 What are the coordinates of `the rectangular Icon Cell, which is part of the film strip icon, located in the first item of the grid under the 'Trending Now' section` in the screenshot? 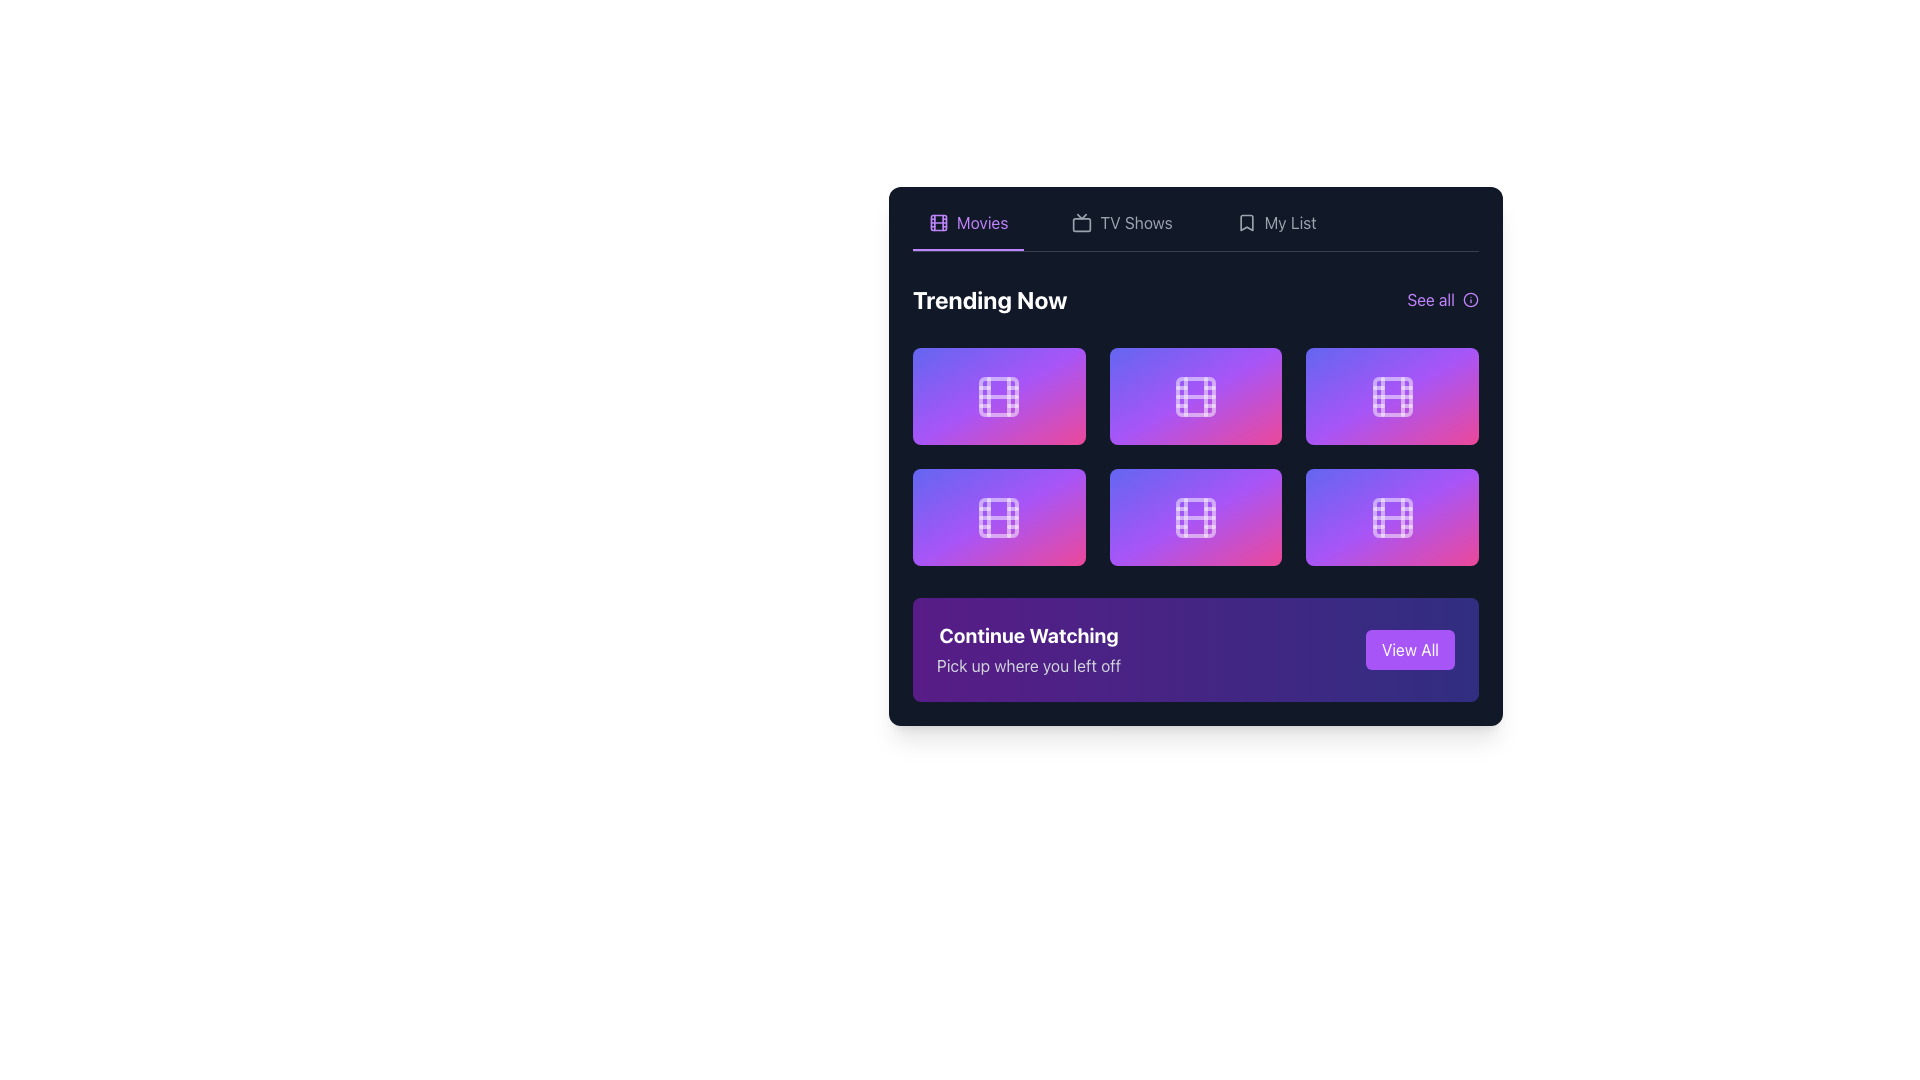 It's located at (999, 396).